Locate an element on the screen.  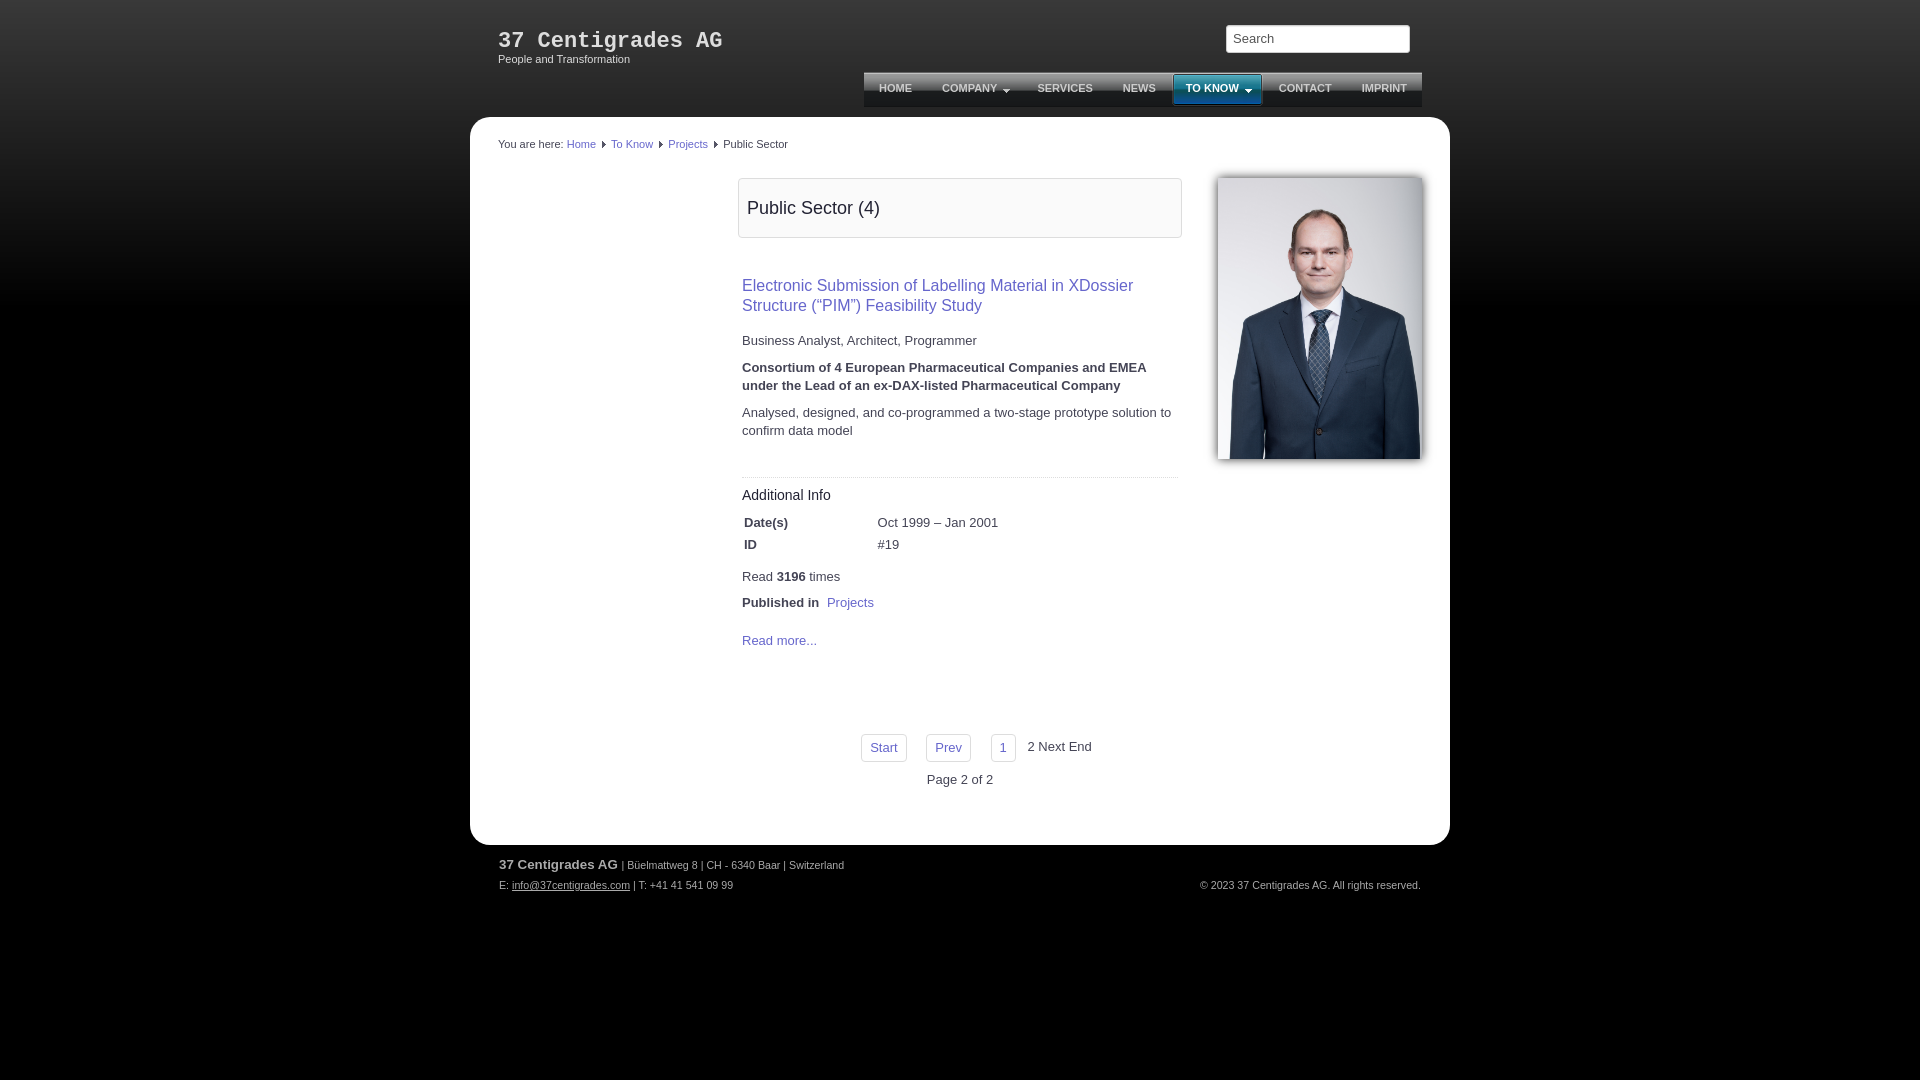
'37 Centigrades AG' is located at coordinates (608, 41).